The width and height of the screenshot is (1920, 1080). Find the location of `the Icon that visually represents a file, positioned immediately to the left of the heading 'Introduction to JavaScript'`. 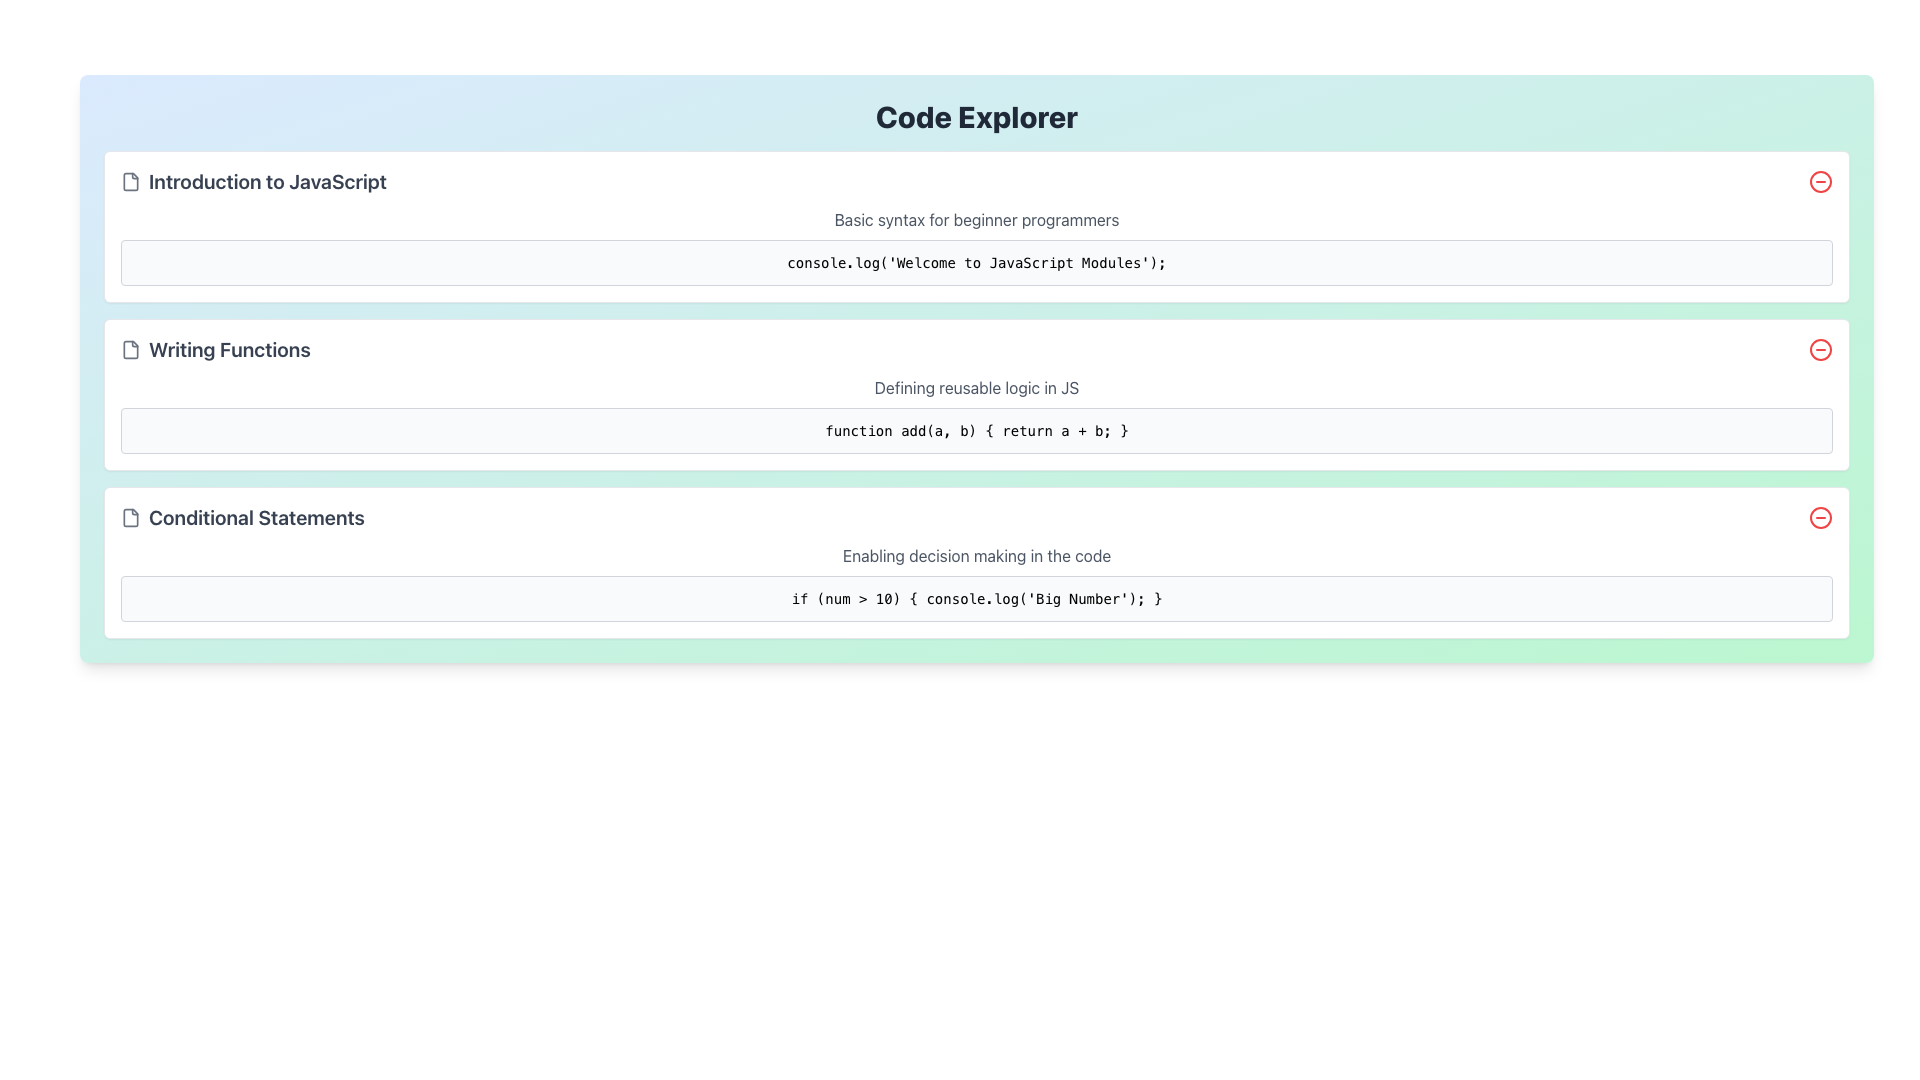

the Icon that visually represents a file, positioned immediately to the left of the heading 'Introduction to JavaScript' is located at coordinates (129, 181).